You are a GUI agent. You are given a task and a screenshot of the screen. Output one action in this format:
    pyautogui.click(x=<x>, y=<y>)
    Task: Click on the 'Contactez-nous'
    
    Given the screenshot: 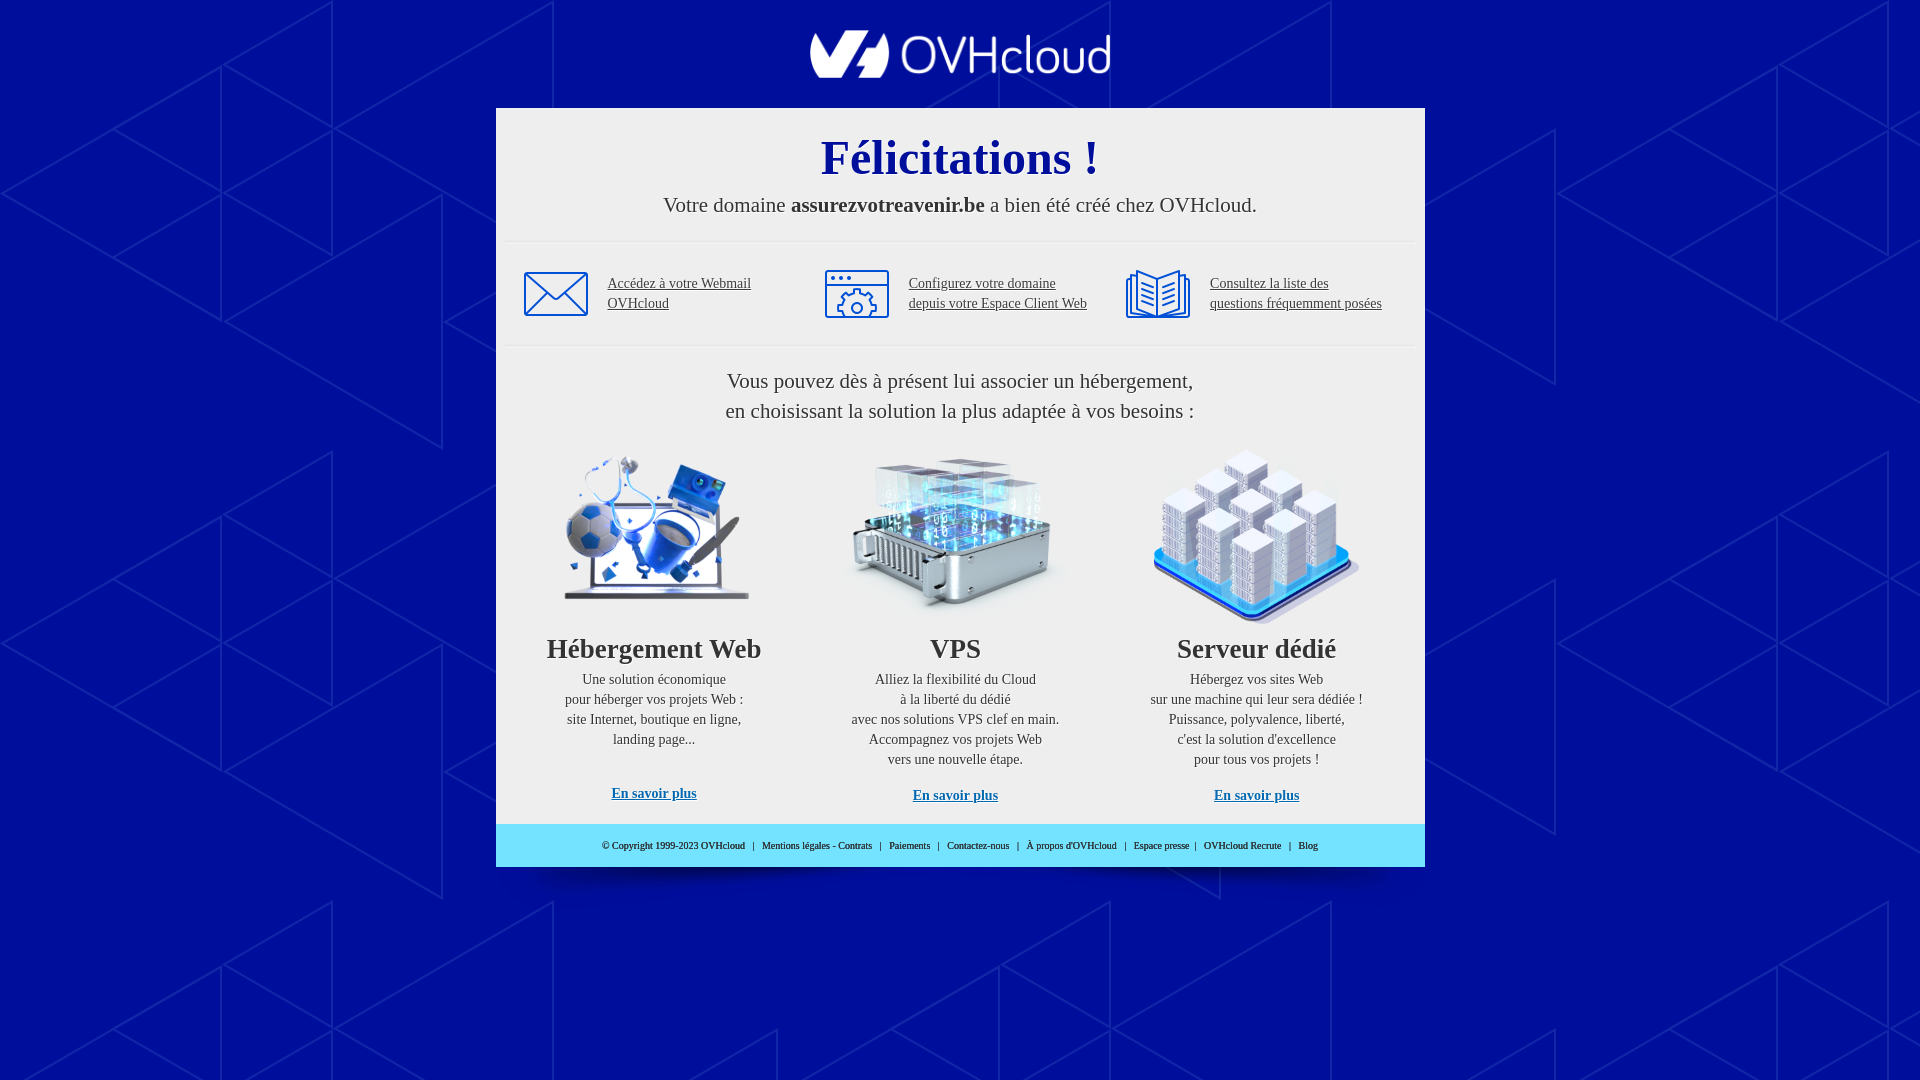 What is the action you would take?
    pyautogui.click(x=978, y=845)
    